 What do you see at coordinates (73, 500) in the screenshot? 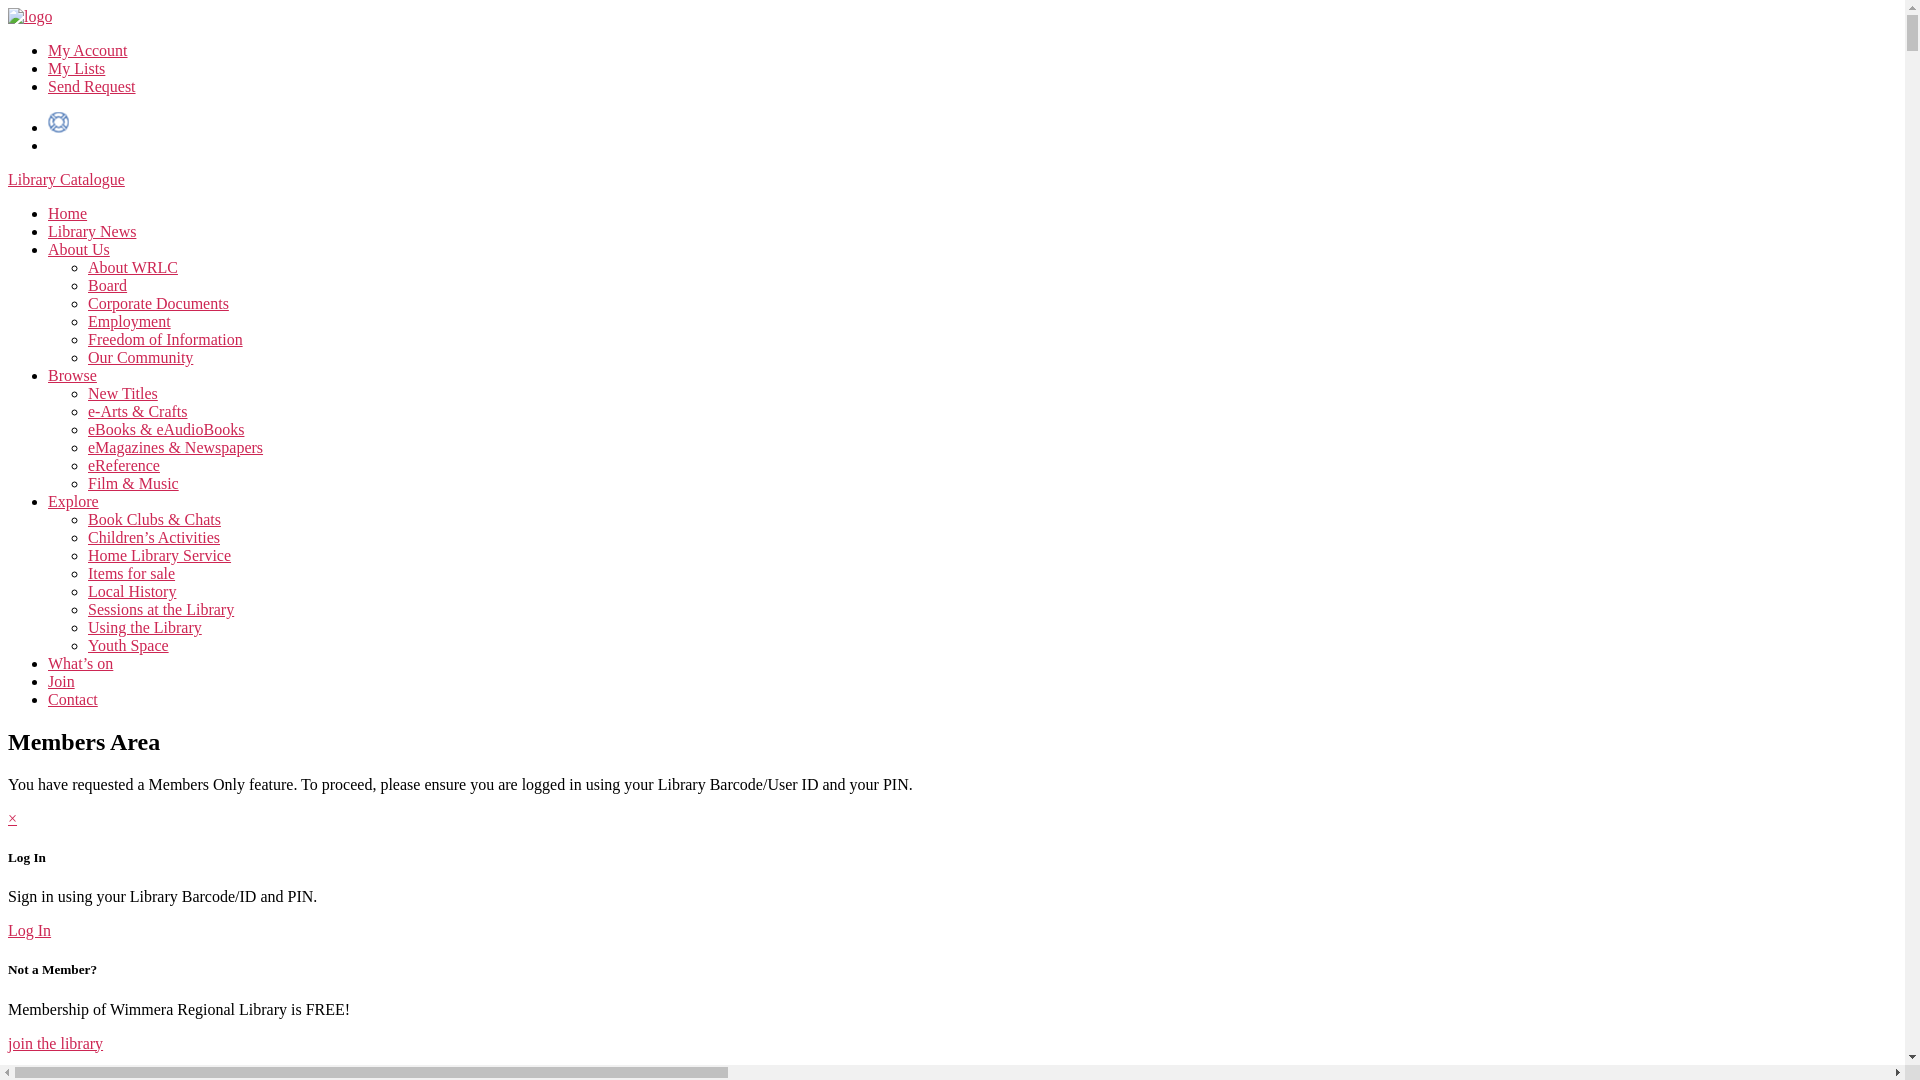
I see `'Explore'` at bounding box center [73, 500].